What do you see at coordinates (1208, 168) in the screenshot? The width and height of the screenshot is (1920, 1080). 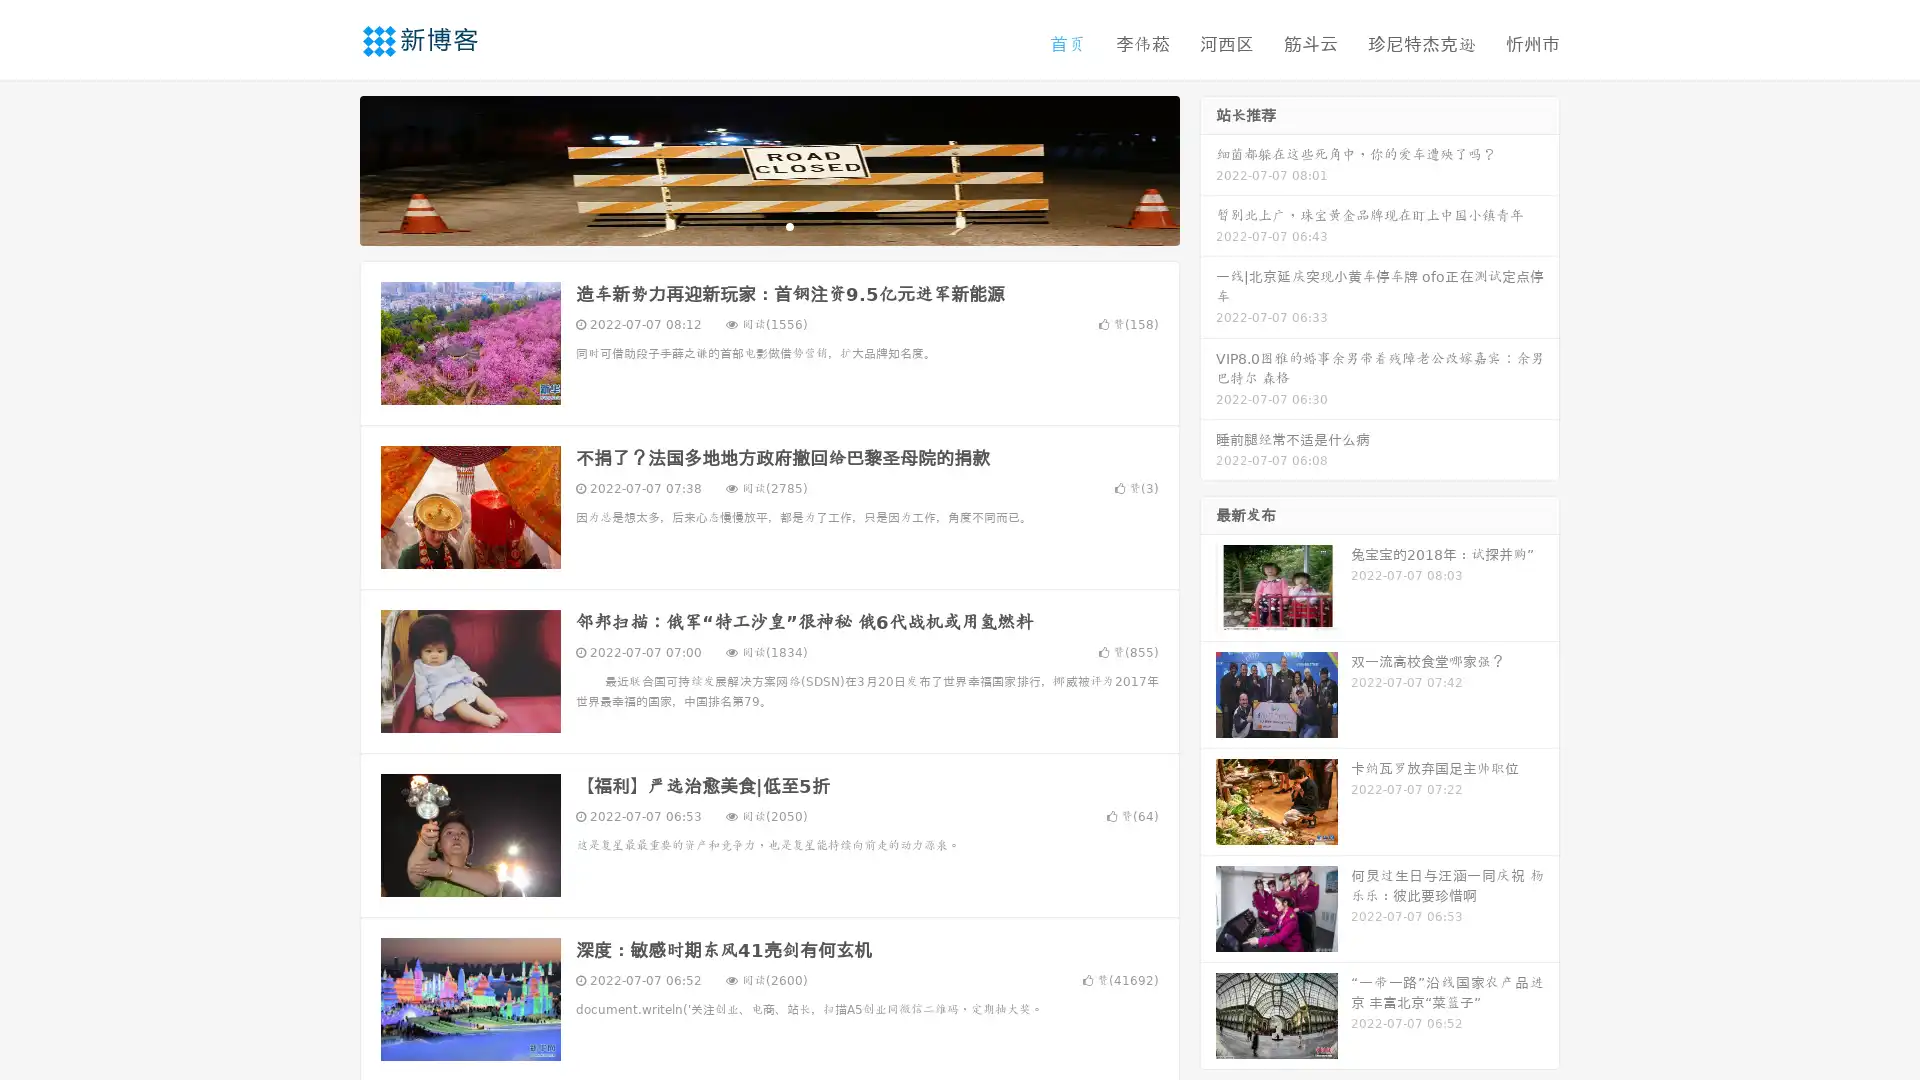 I see `Next slide` at bounding box center [1208, 168].